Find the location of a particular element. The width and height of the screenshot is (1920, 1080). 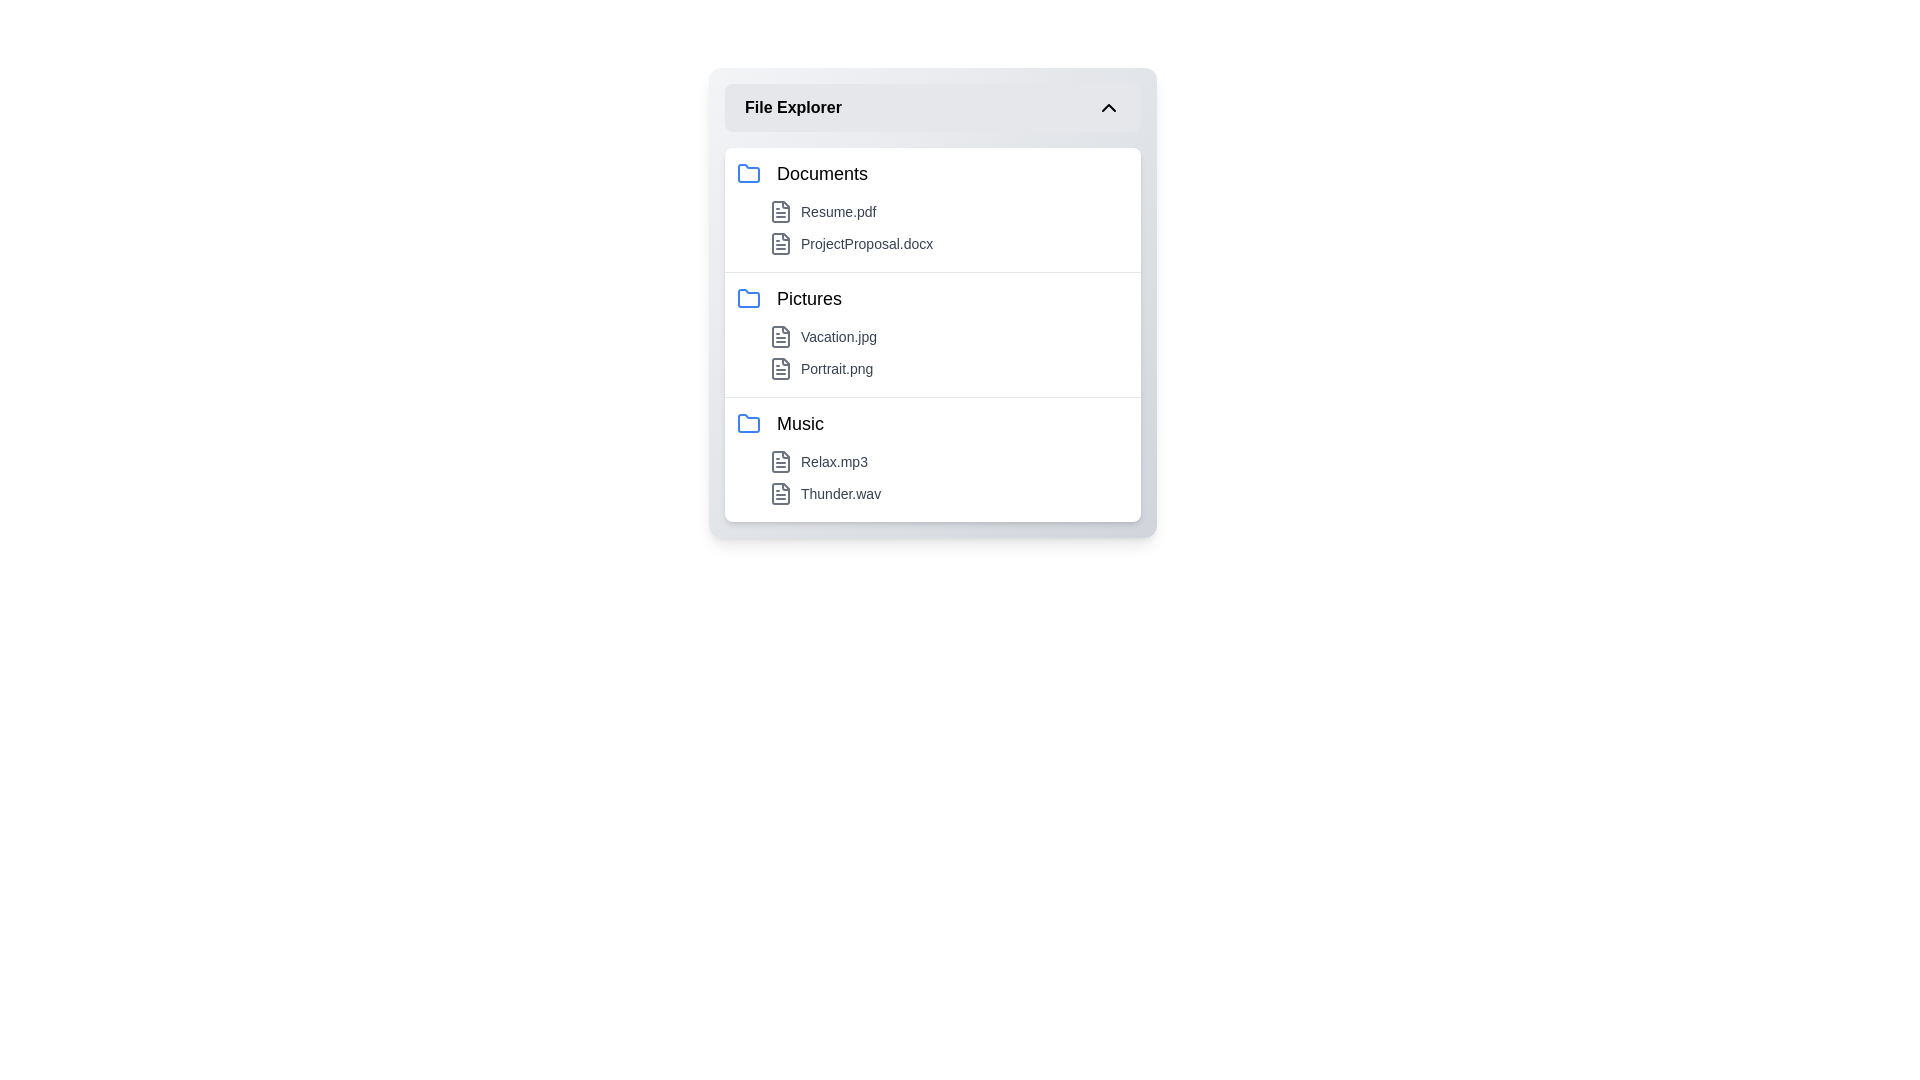

the file named Resume.pdf to open it is located at coordinates (948, 212).